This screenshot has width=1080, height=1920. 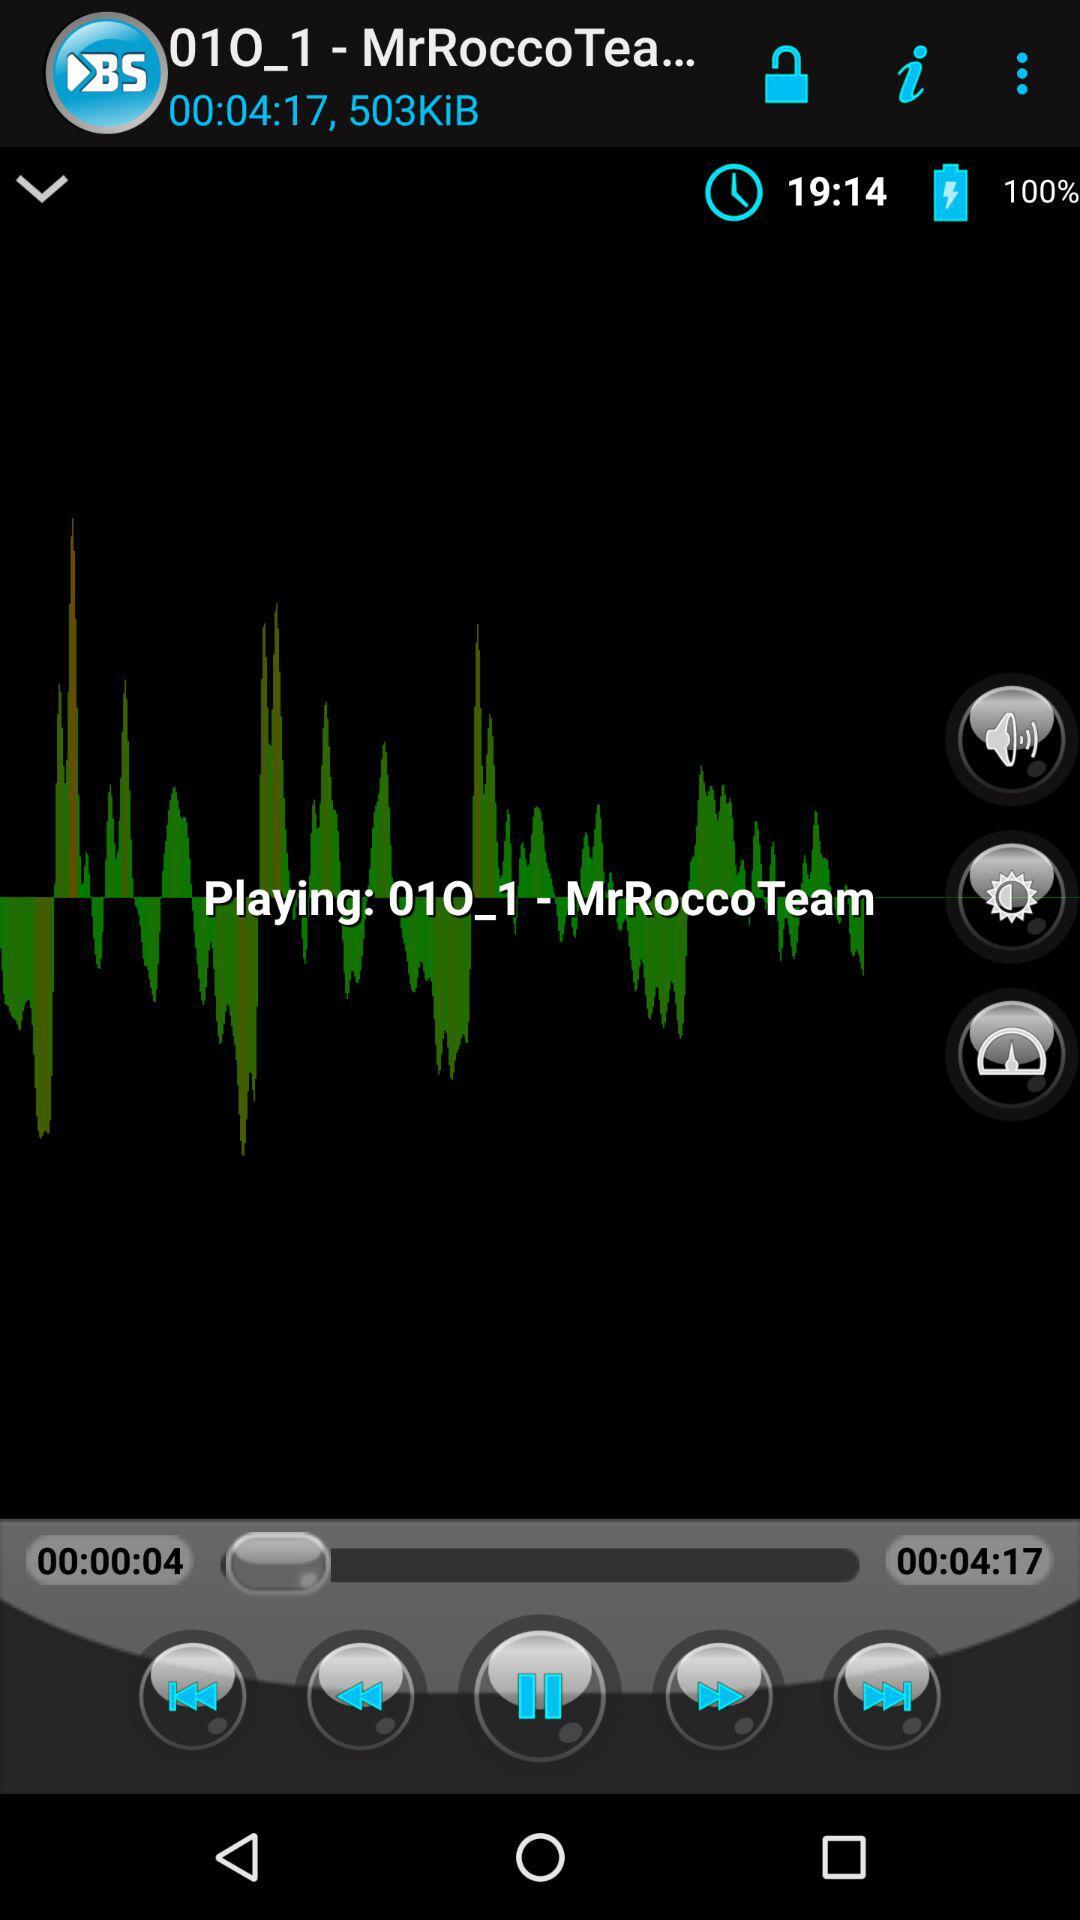 What do you see at coordinates (1011, 1042) in the screenshot?
I see `the emoji icon` at bounding box center [1011, 1042].